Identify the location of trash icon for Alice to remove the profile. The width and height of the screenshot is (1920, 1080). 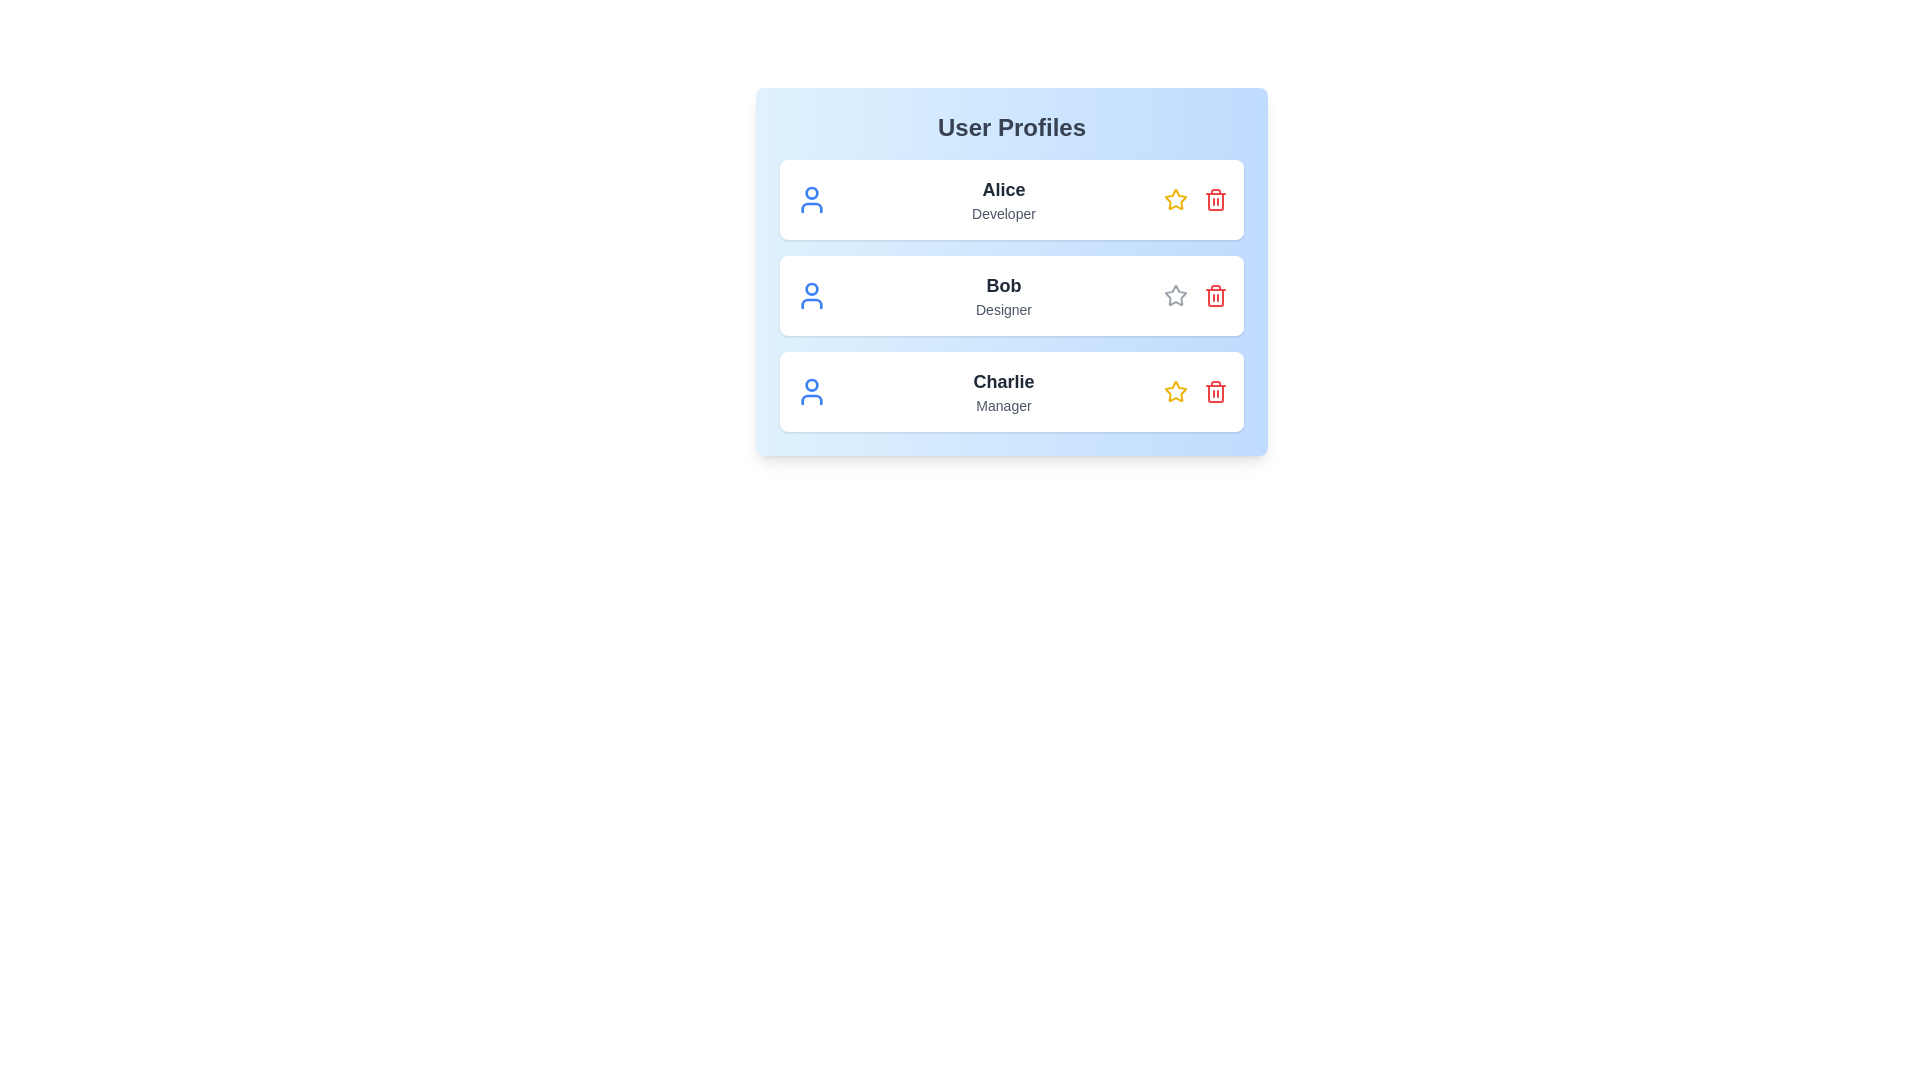
(1214, 200).